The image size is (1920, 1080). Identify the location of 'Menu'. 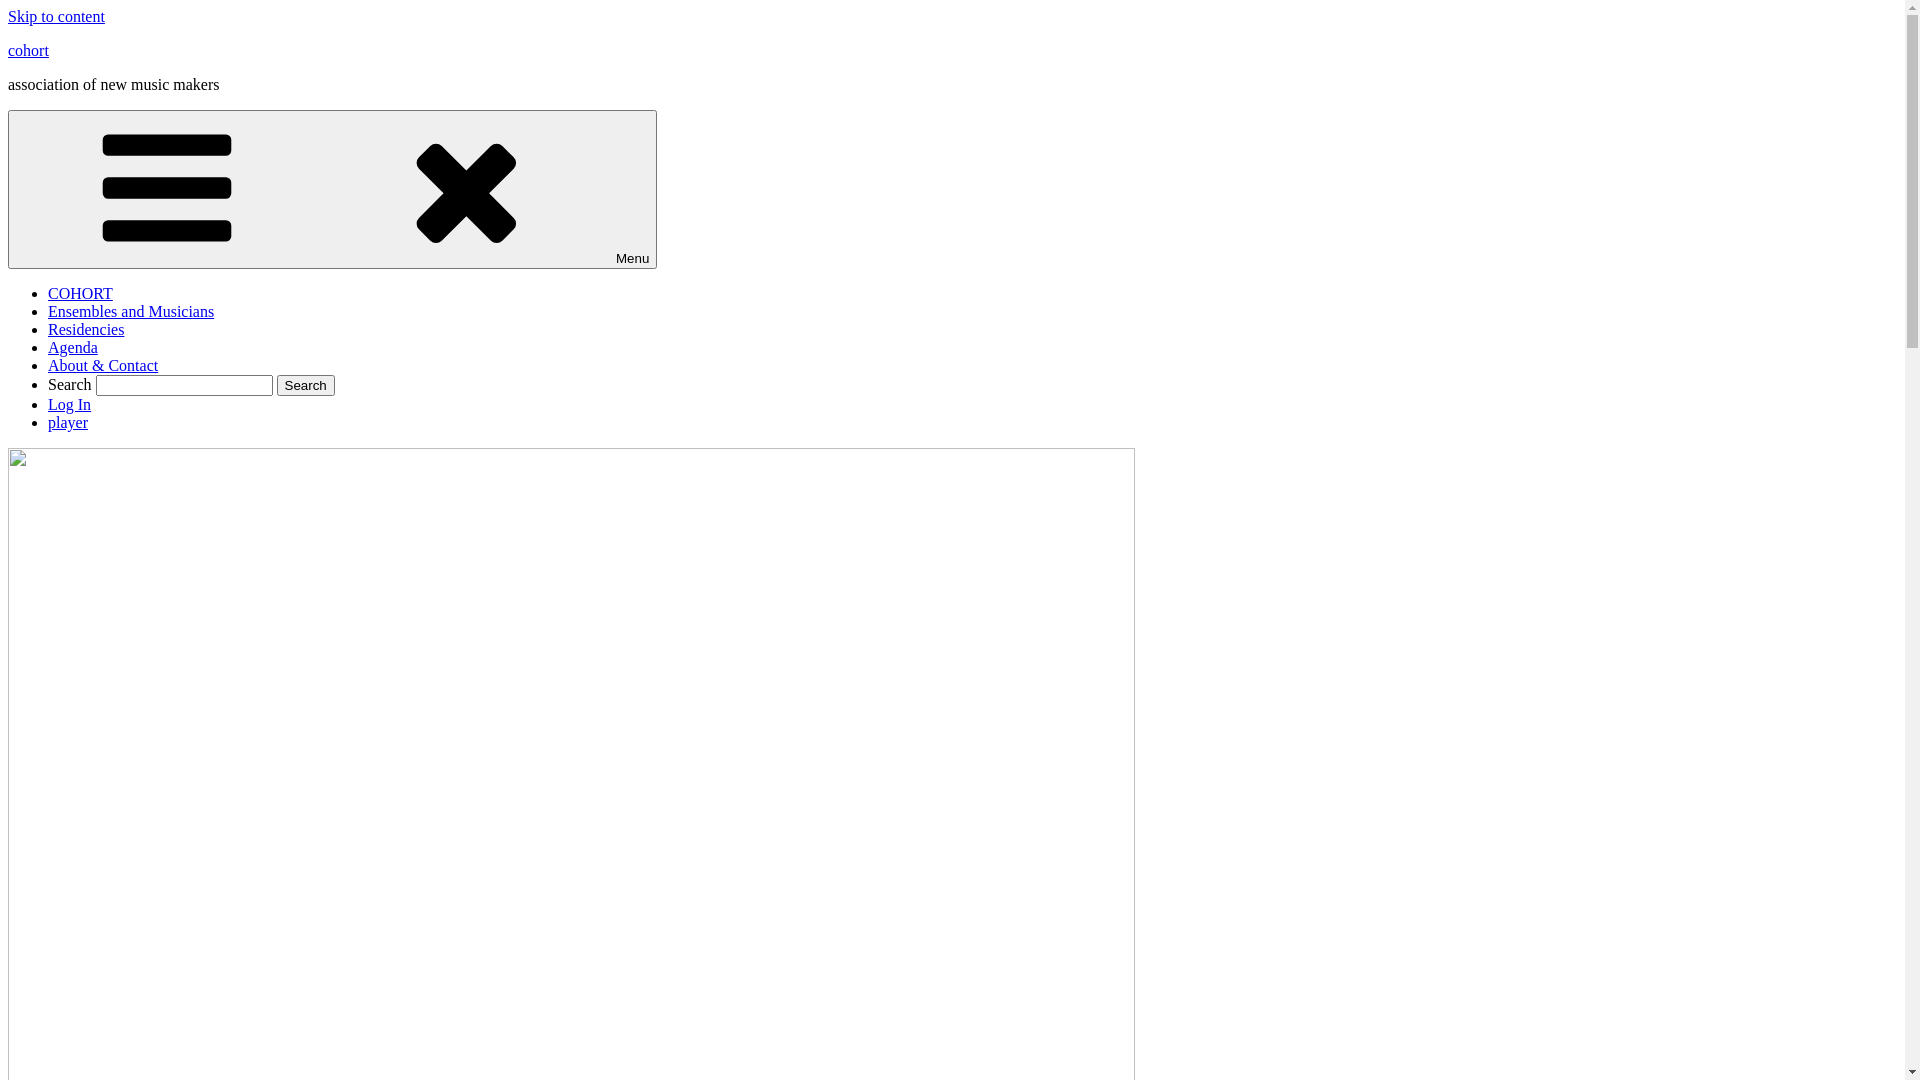
(332, 189).